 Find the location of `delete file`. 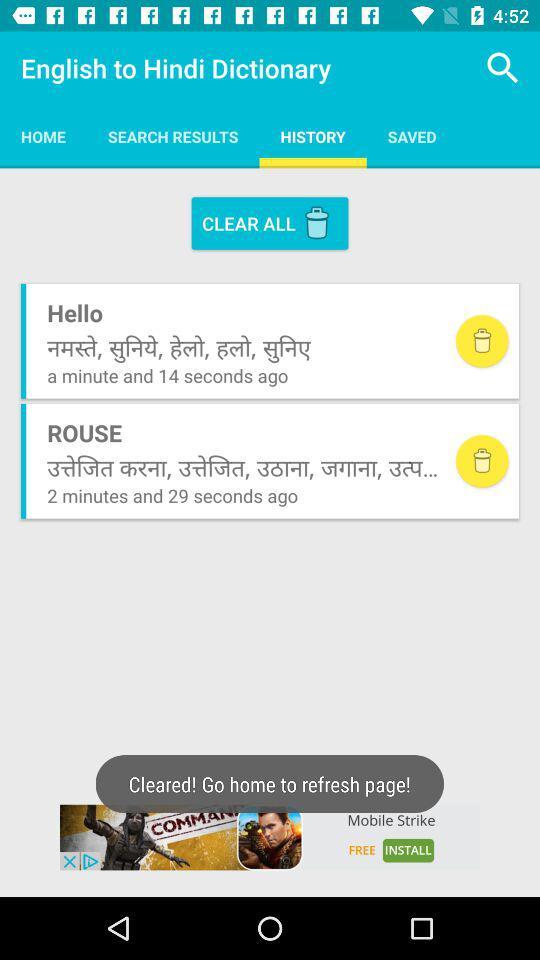

delete file is located at coordinates (481, 341).